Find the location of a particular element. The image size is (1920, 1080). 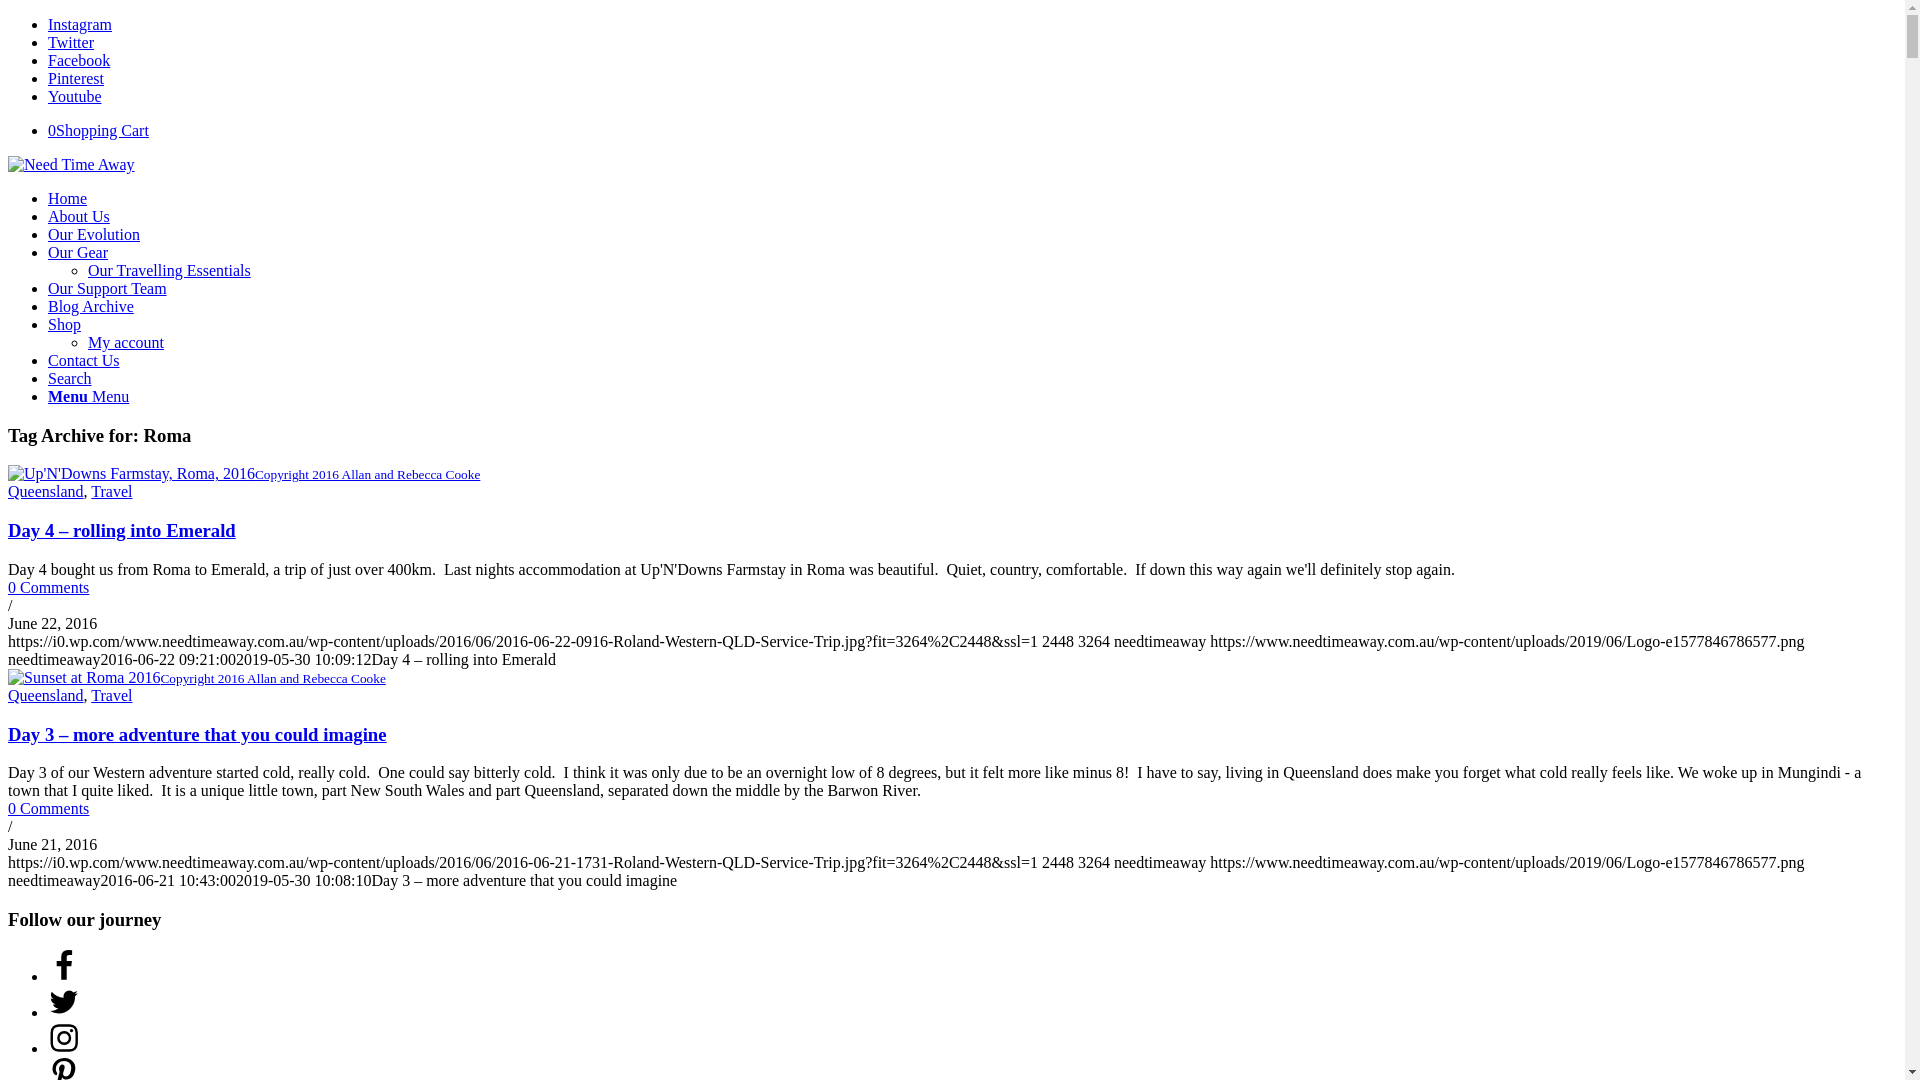

'Our Support Team' is located at coordinates (48, 288).